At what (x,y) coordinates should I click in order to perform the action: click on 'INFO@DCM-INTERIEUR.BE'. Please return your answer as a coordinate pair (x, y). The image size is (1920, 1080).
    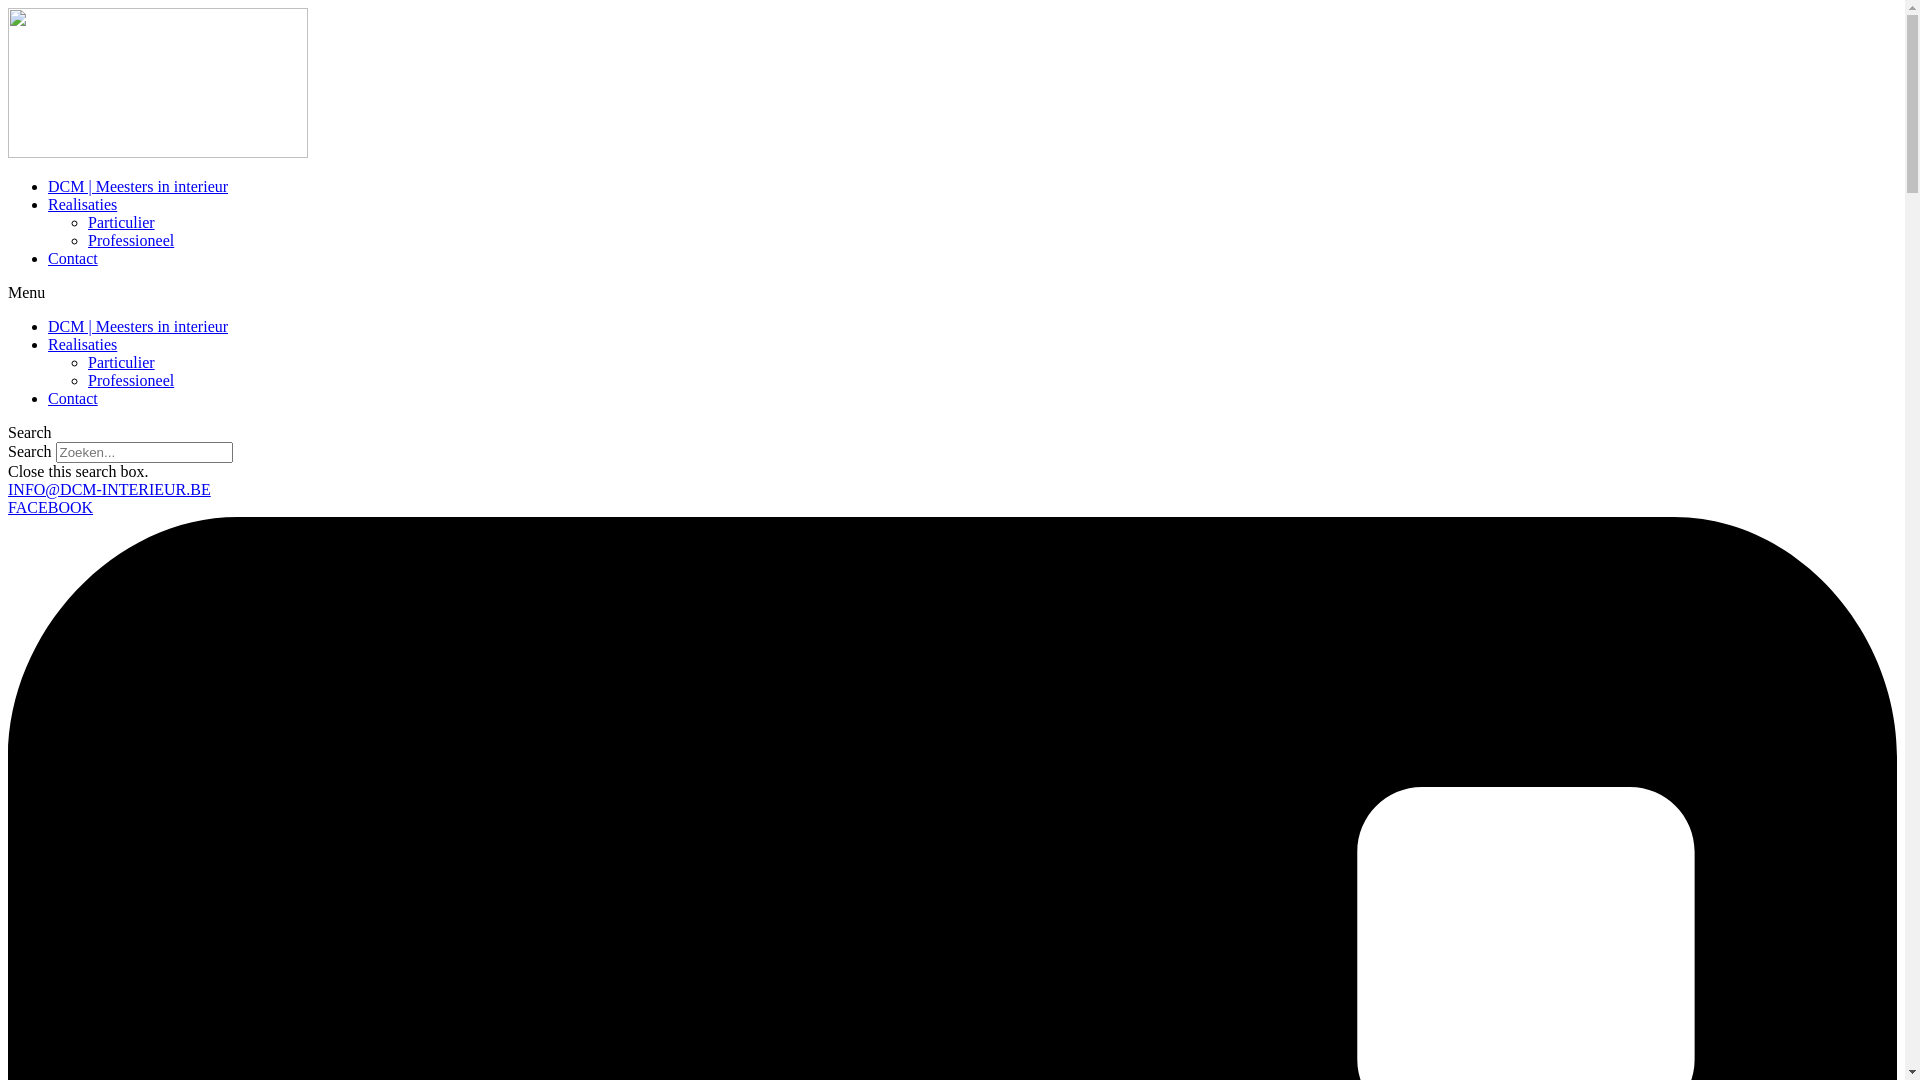
    Looking at the image, I should click on (108, 489).